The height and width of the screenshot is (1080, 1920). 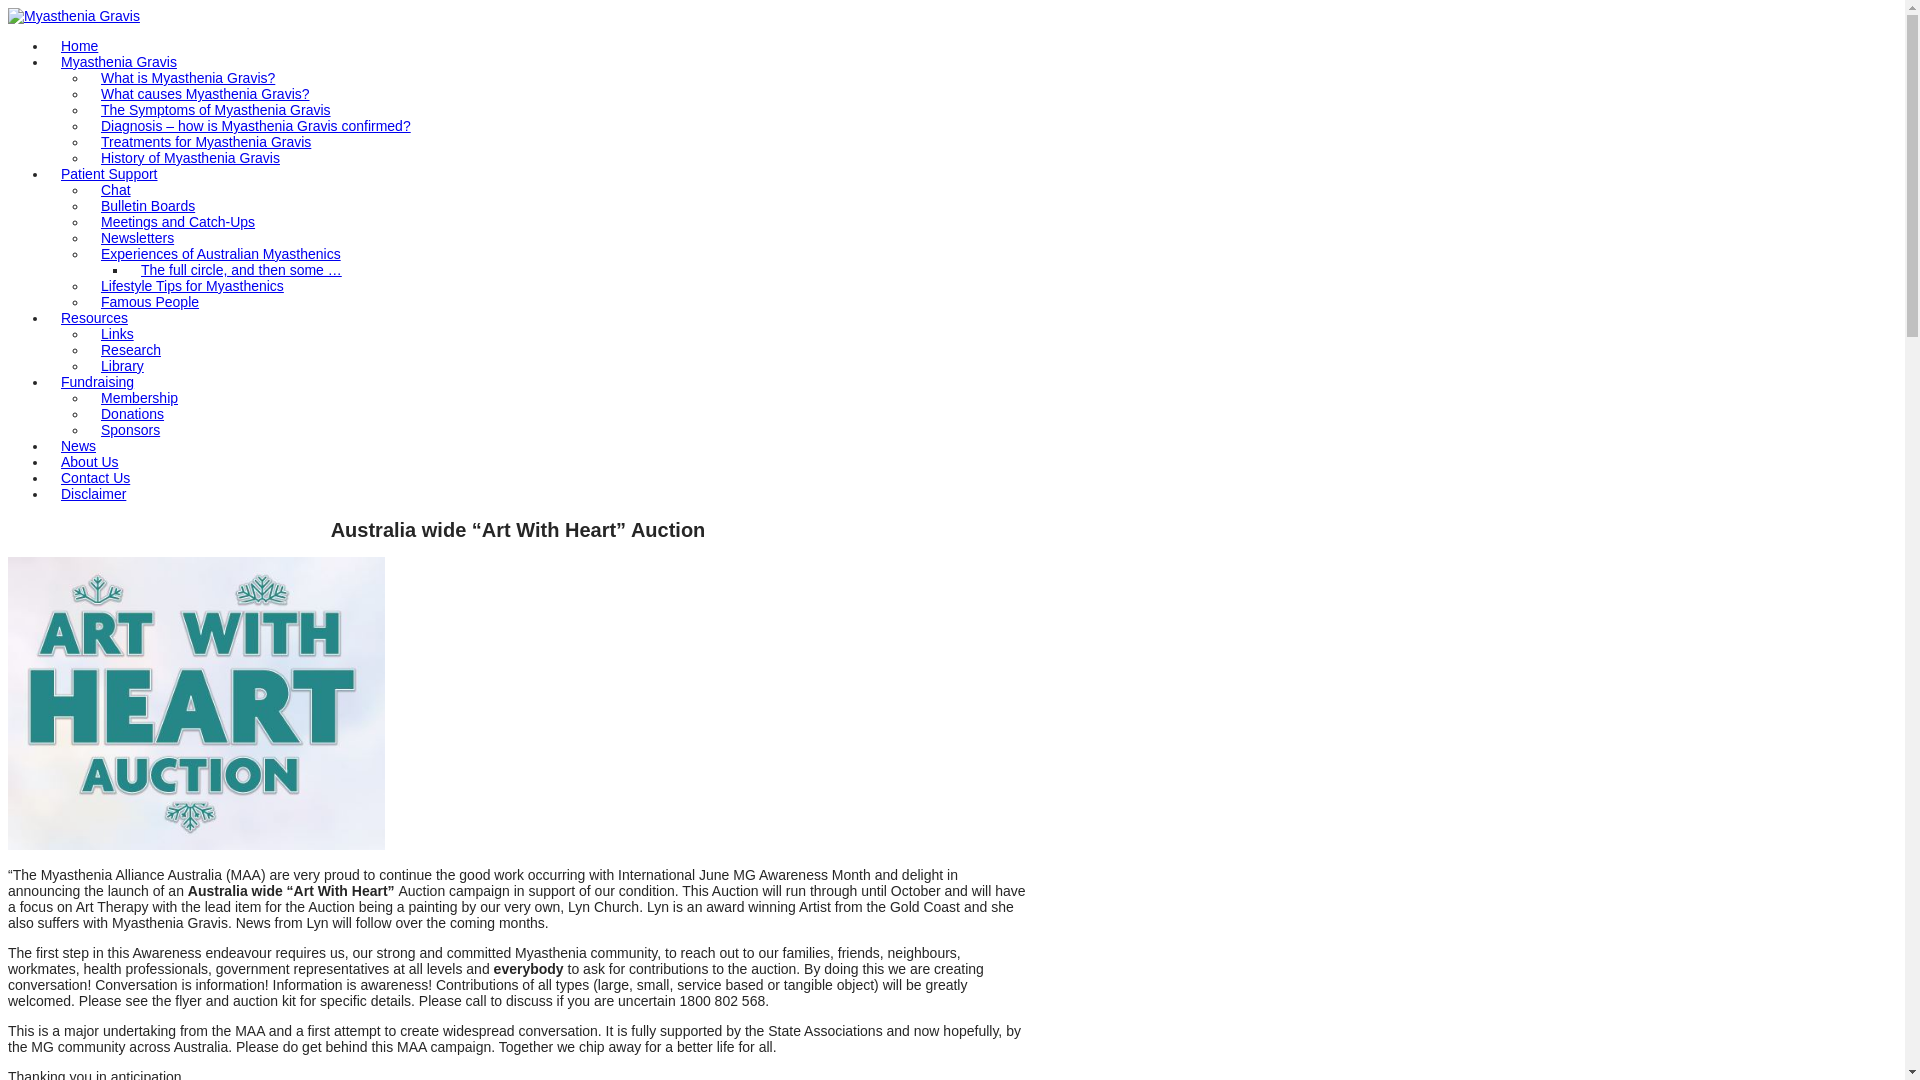 What do you see at coordinates (96, 381) in the screenshot?
I see `'Fundraising'` at bounding box center [96, 381].